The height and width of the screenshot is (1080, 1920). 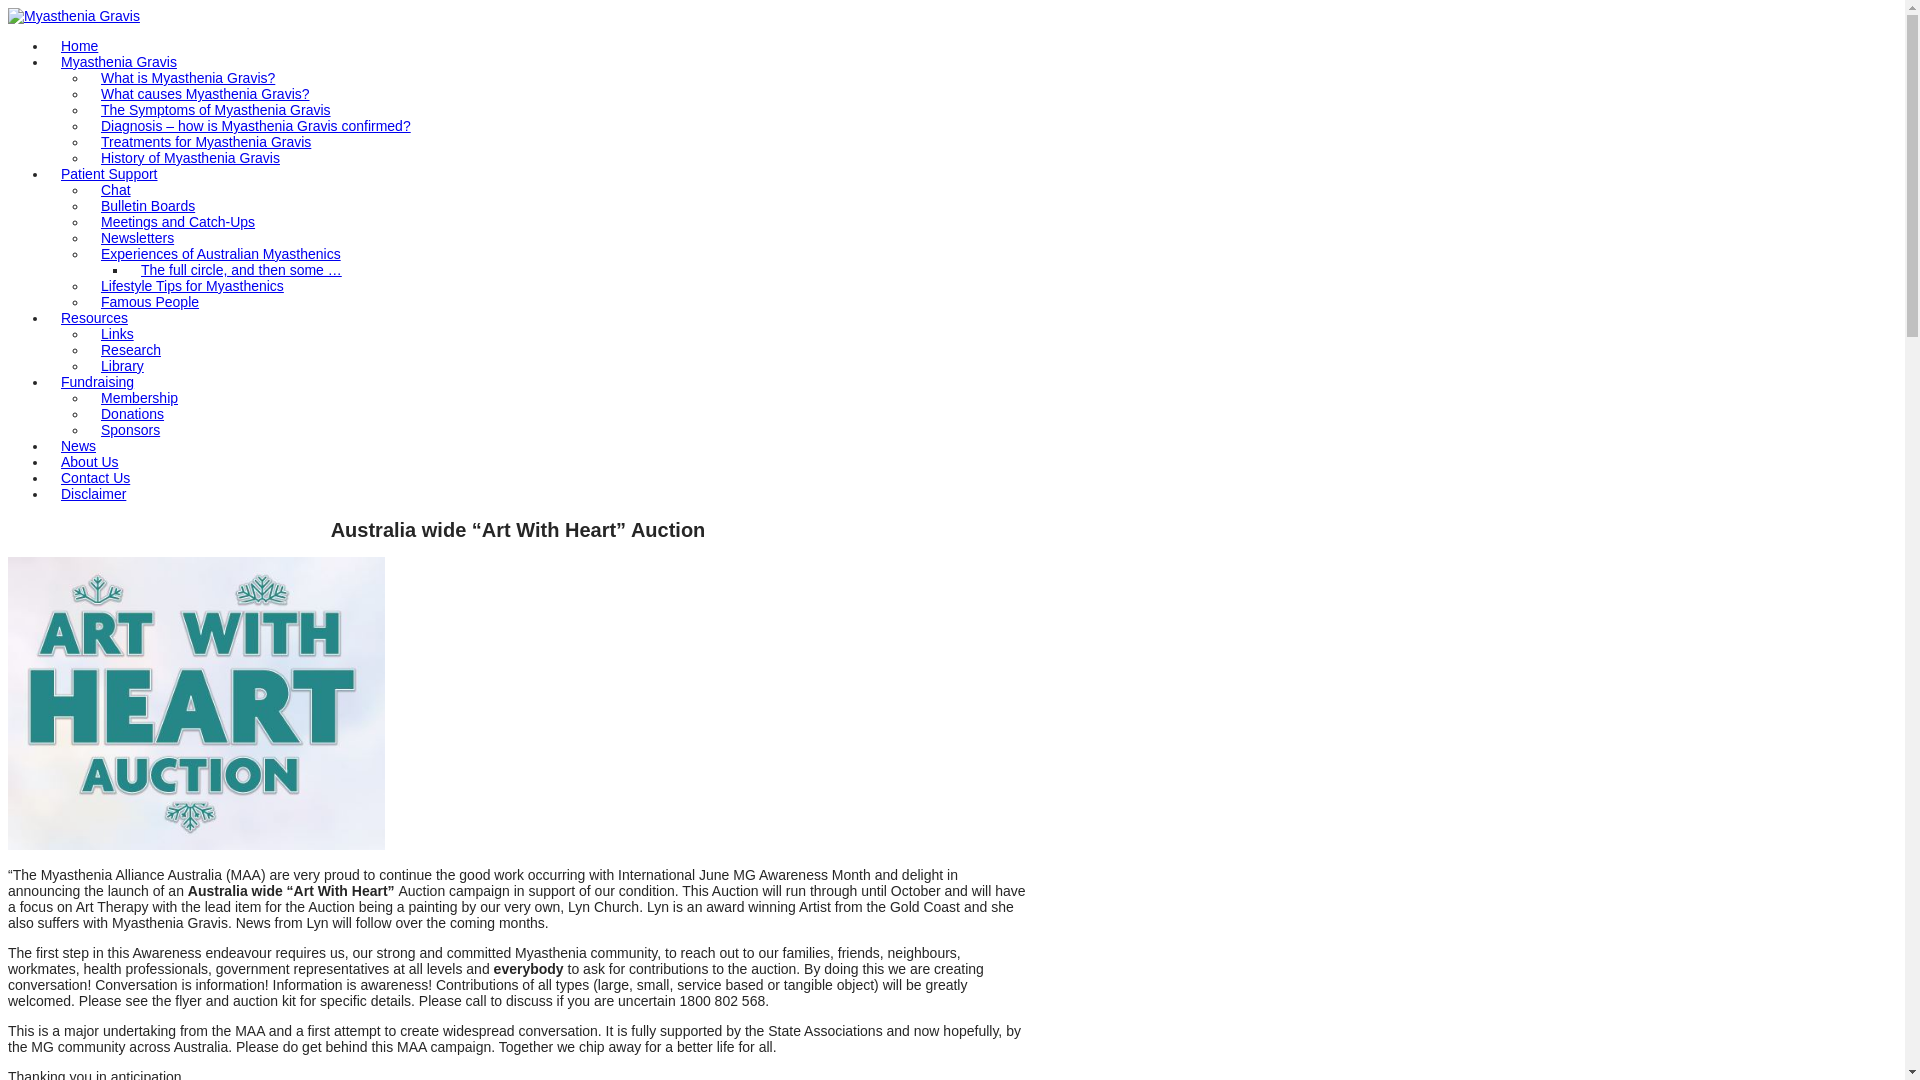 What do you see at coordinates (96, 381) in the screenshot?
I see `'Fundraising'` at bounding box center [96, 381].